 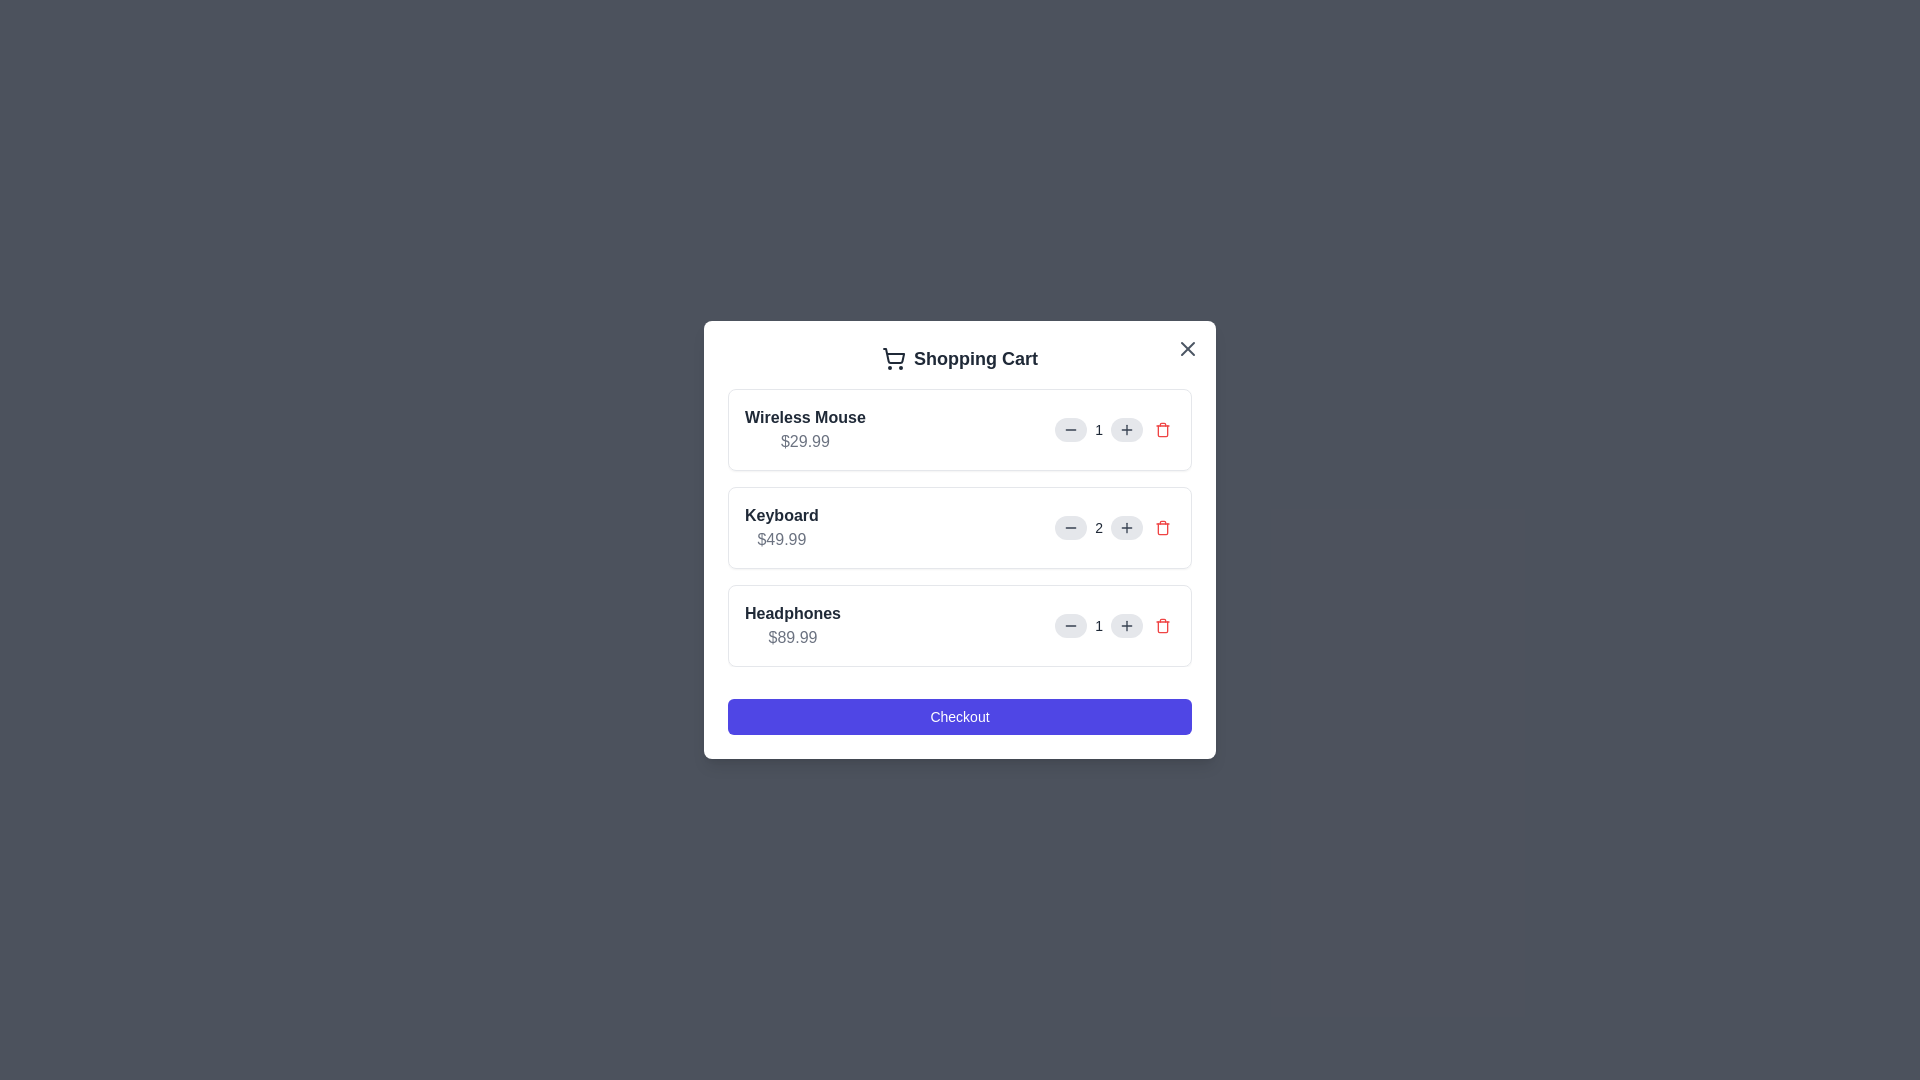 I want to click on the shopping cart icon, which is a minimalistic outline located to the left of the 'Shopping Cart' title in the modal header, so click(x=892, y=357).